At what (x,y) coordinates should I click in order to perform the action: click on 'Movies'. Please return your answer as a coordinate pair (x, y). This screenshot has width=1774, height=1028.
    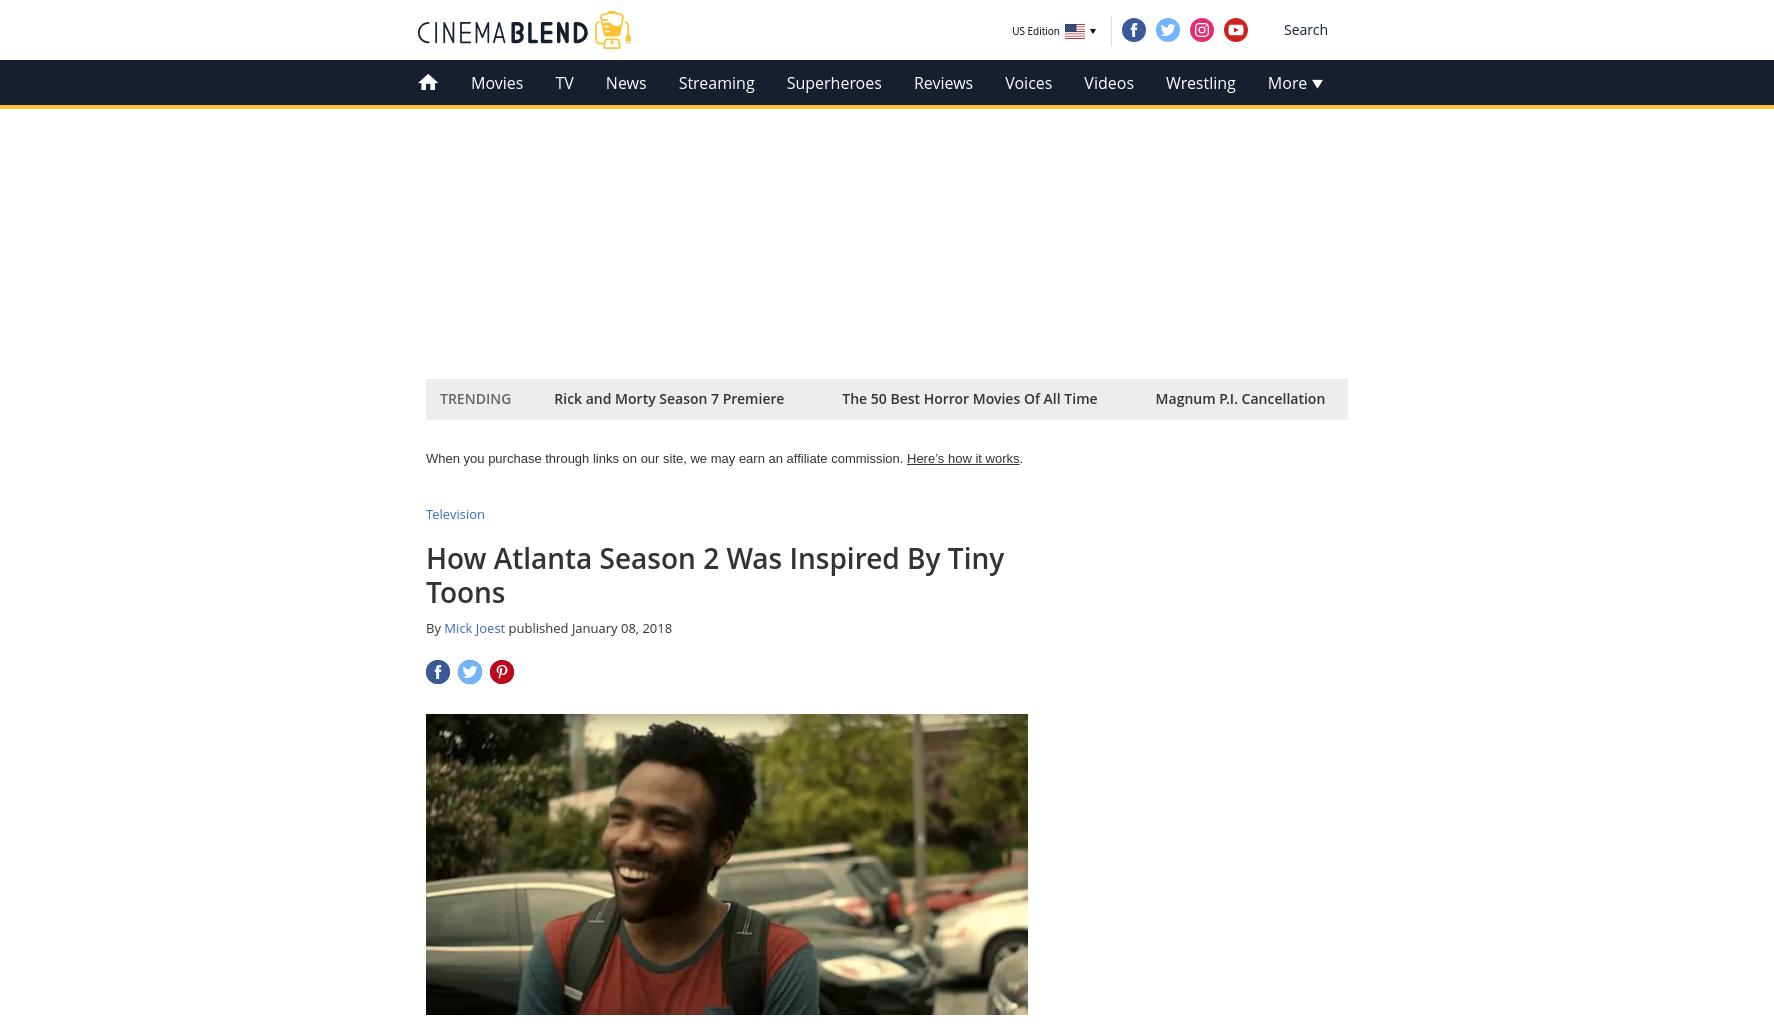
    Looking at the image, I should click on (470, 81).